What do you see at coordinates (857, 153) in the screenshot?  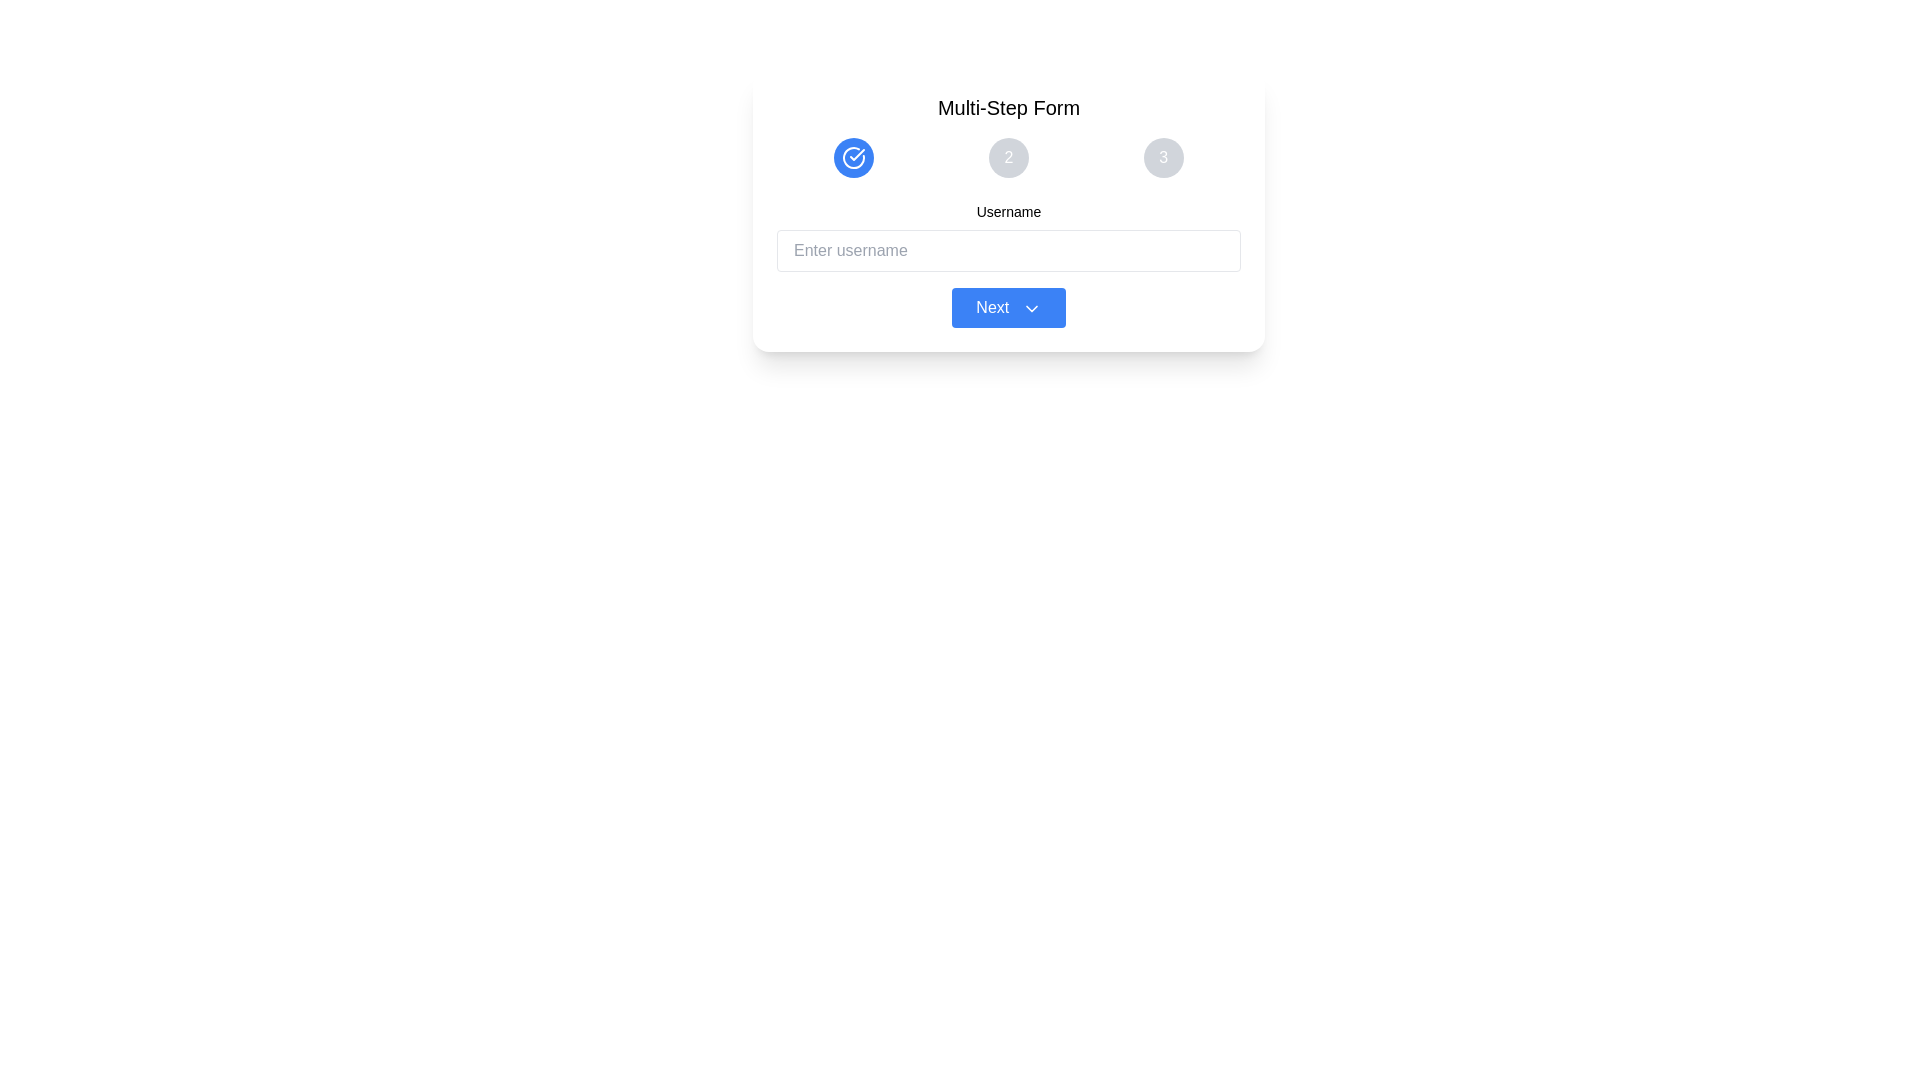 I see `the checkmark icon enclosed within a circular progress indicator at the top left of the form, which represents the first step in a multi-step process` at bounding box center [857, 153].